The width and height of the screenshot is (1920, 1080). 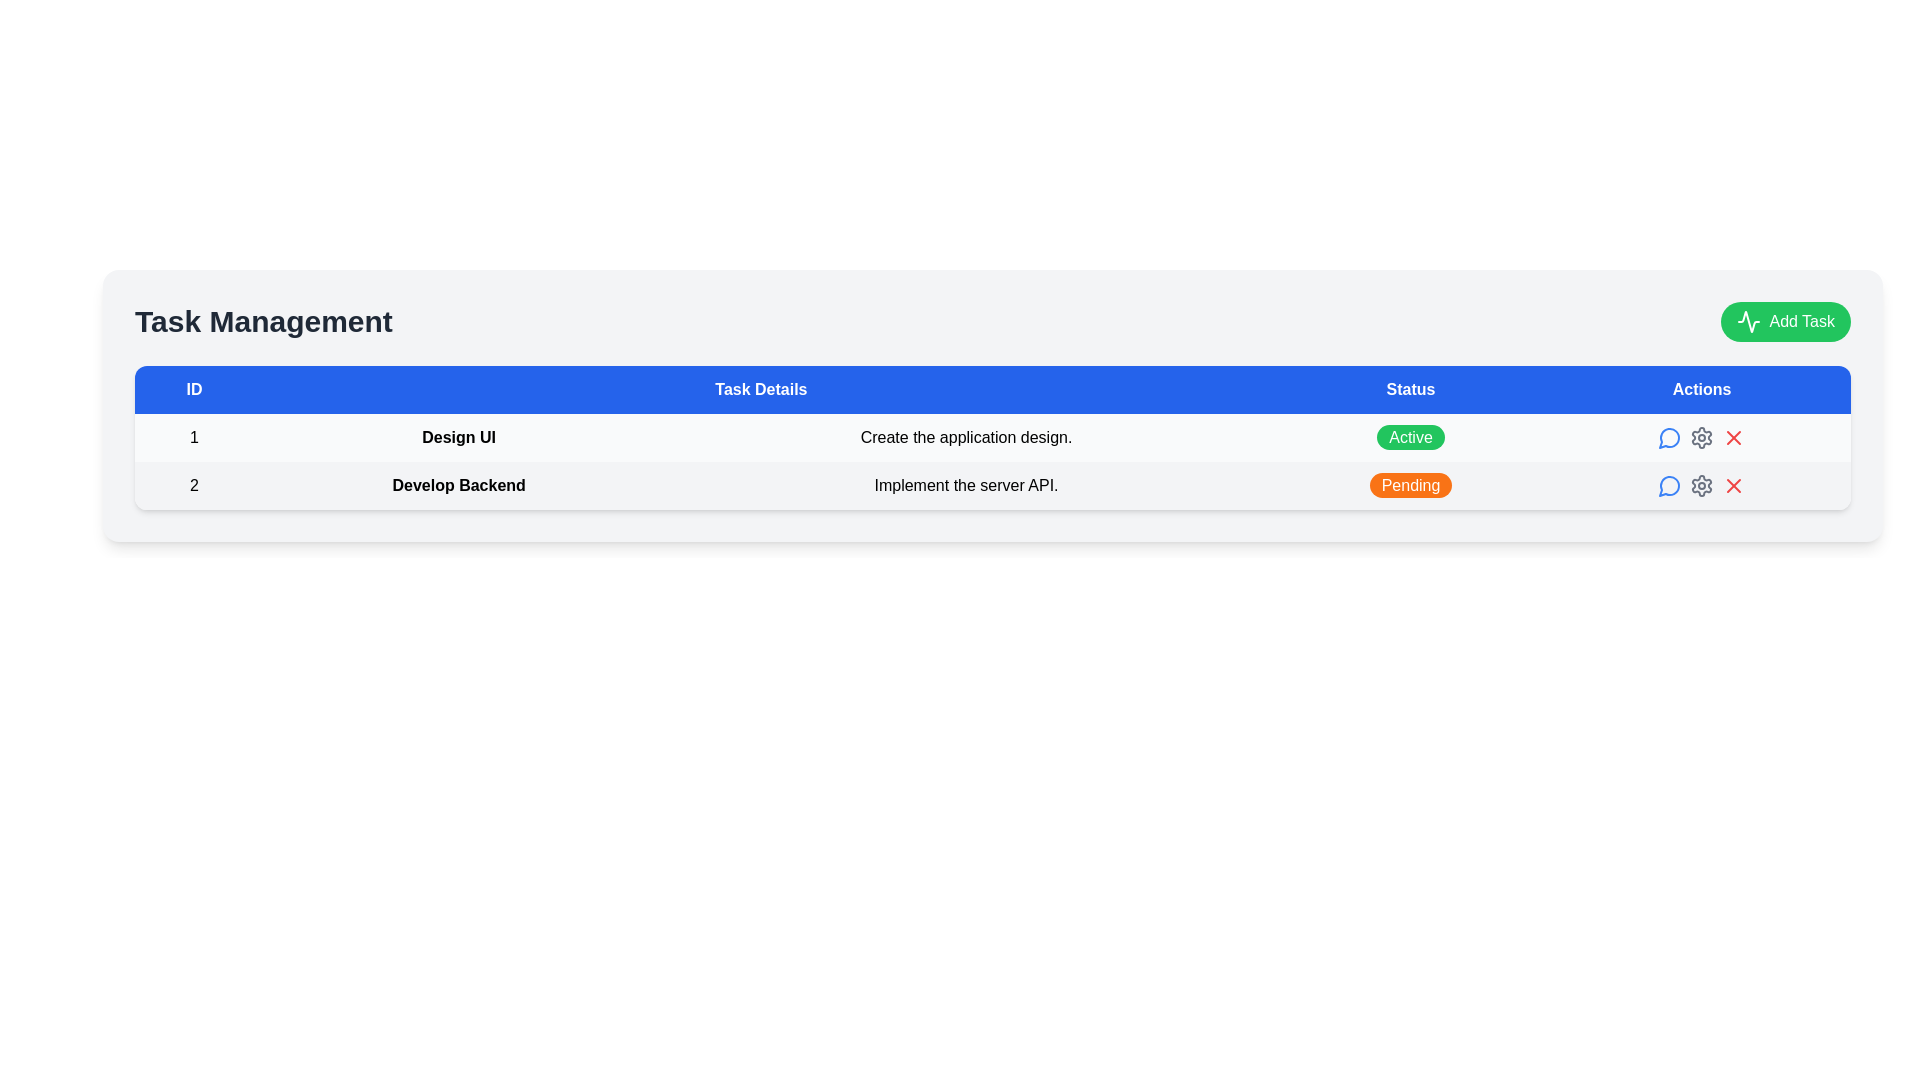 What do you see at coordinates (1670, 486) in the screenshot?
I see `the action button in the 'Actions' column of the task table for the second task titled 'Develop Backend'` at bounding box center [1670, 486].